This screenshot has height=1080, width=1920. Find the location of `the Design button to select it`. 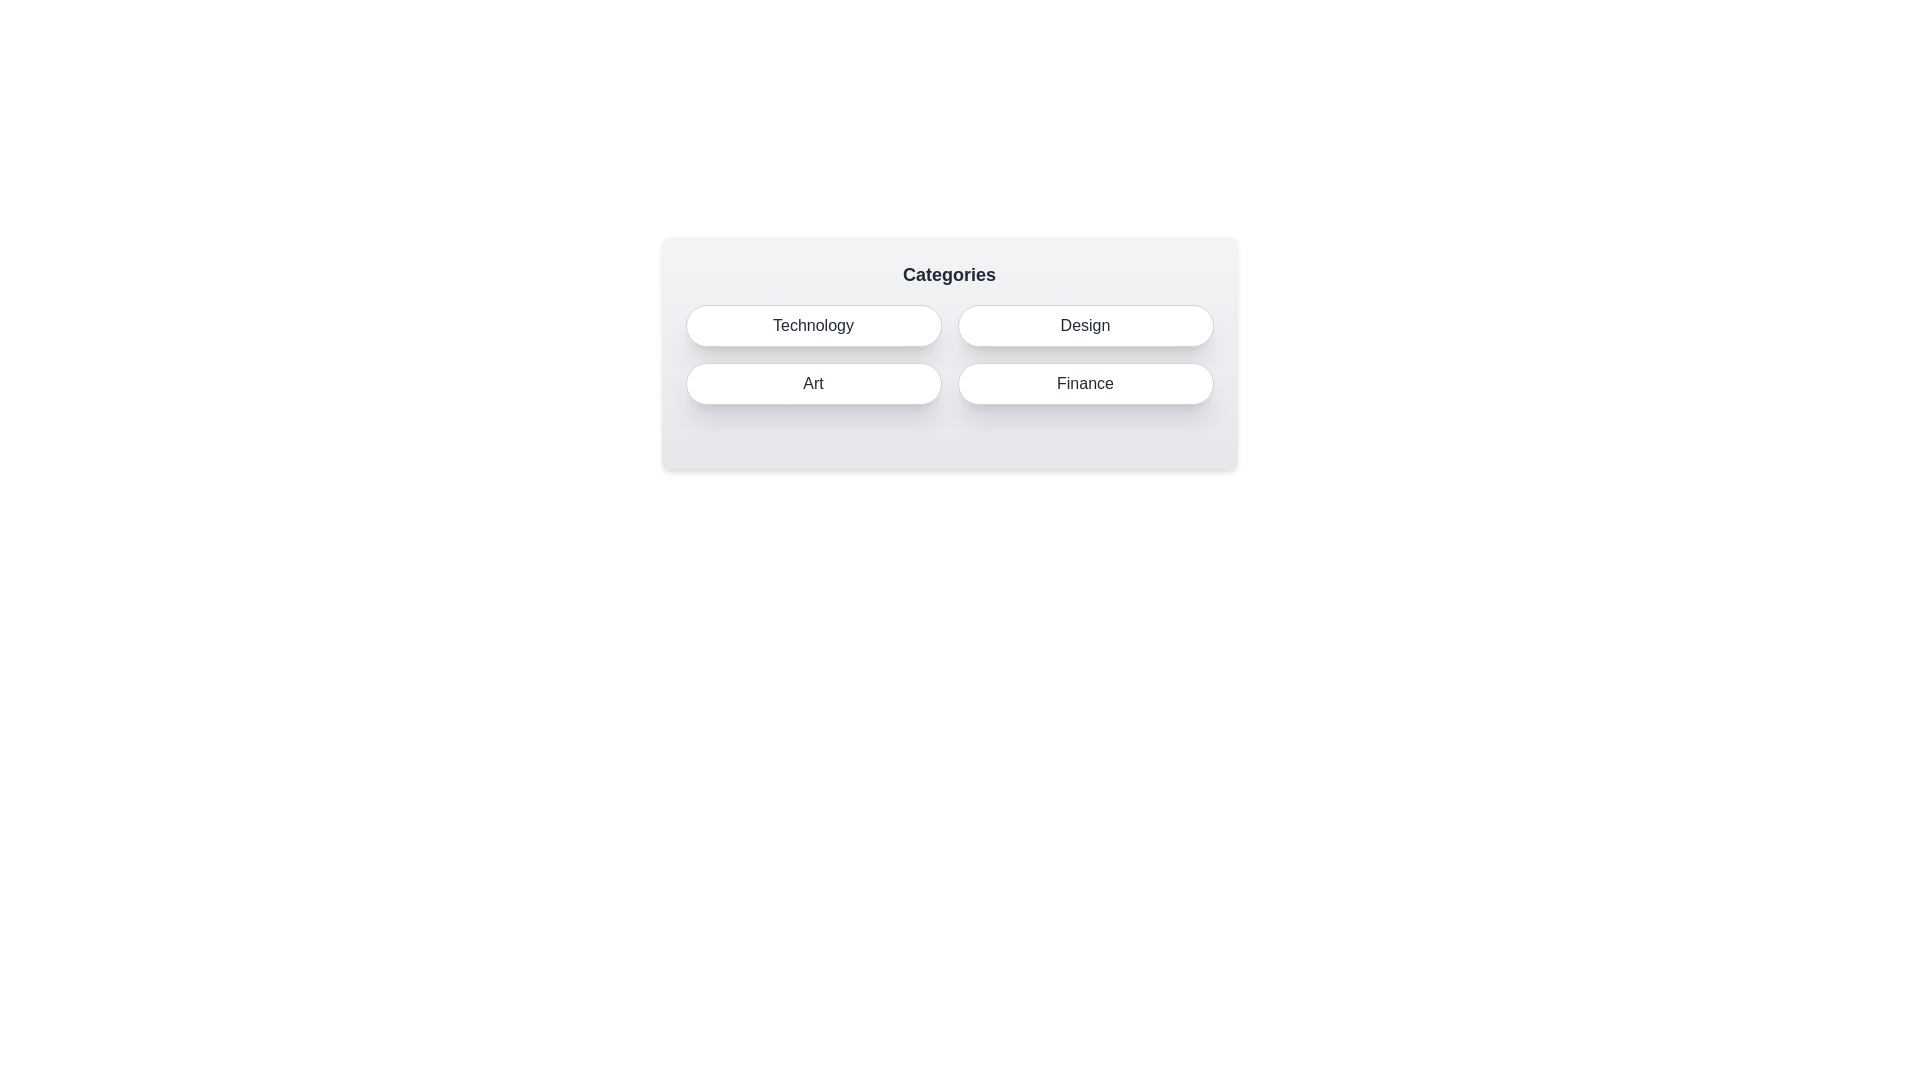

the Design button to select it is located at coordinates (1084, 325).